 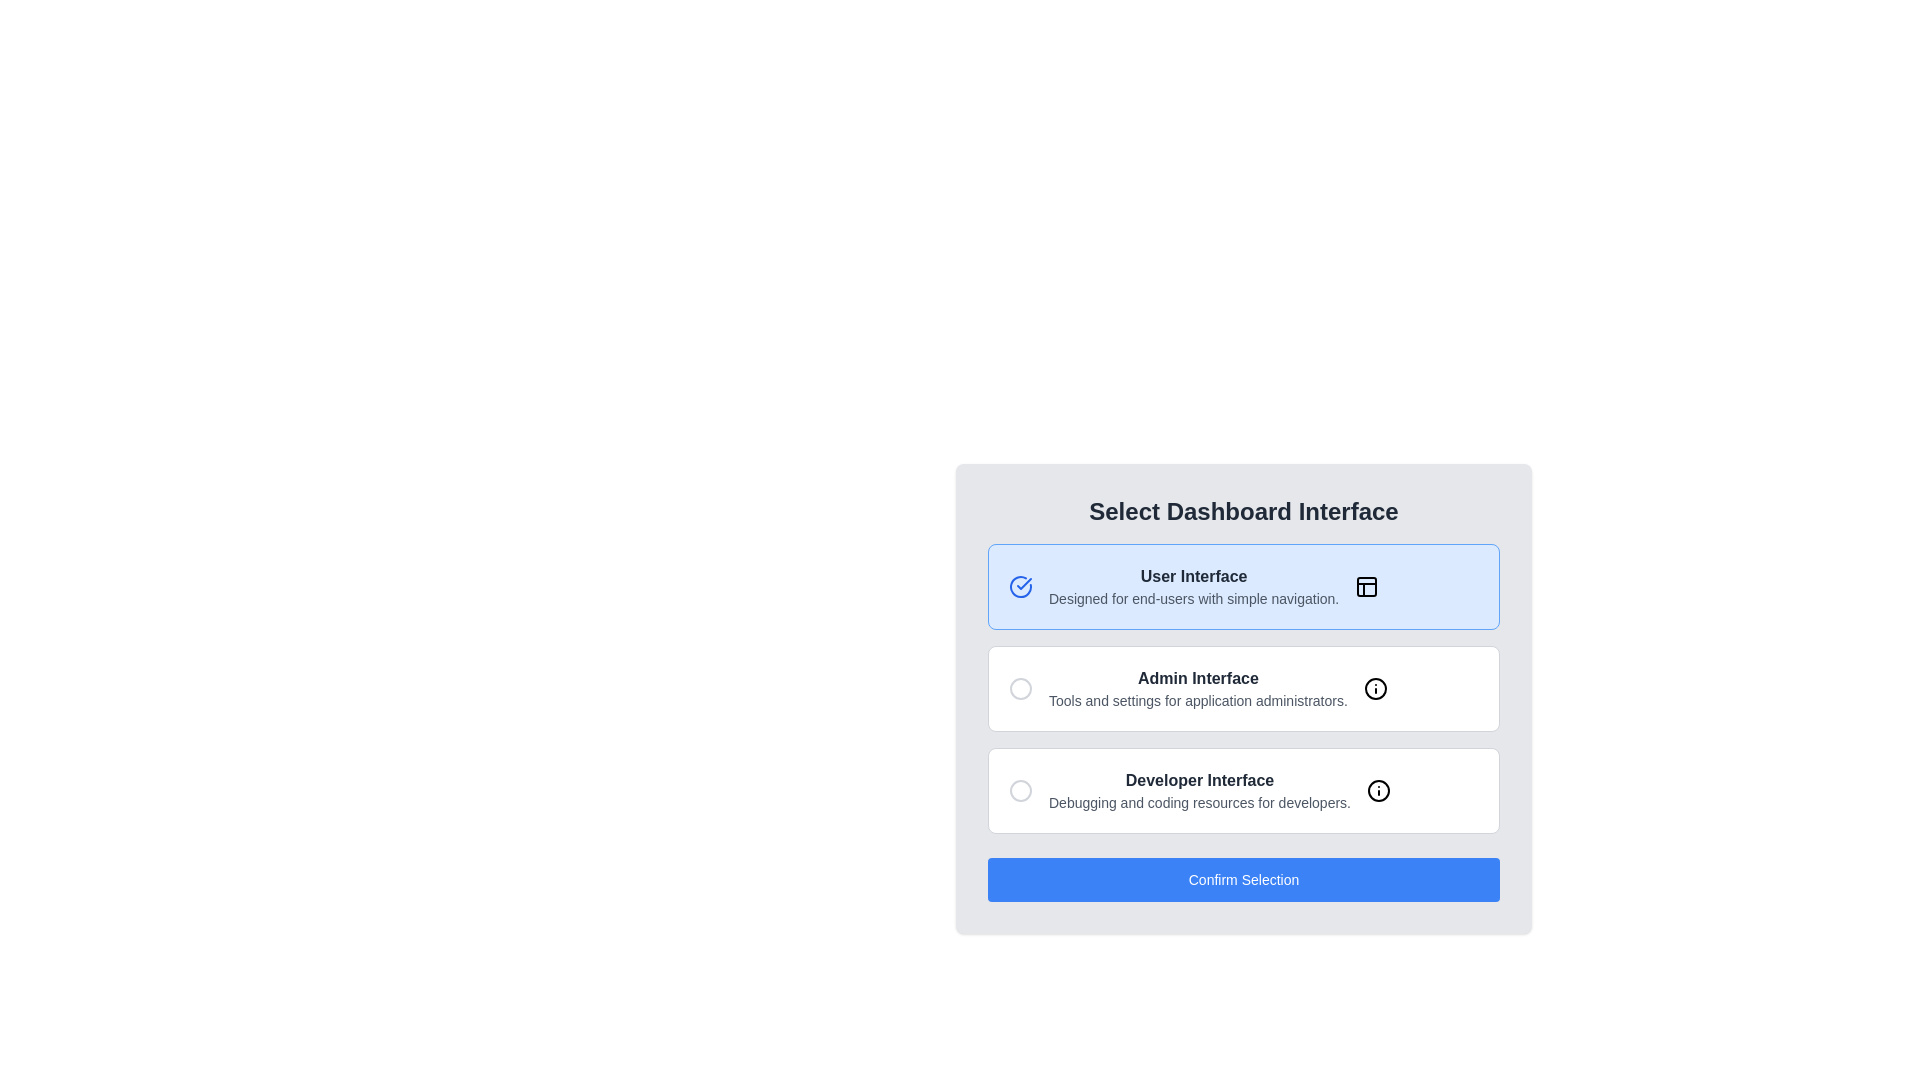 I want to click on the third list item with a radio button labeled 'Developer Interface', so click(x=1242, y=789).